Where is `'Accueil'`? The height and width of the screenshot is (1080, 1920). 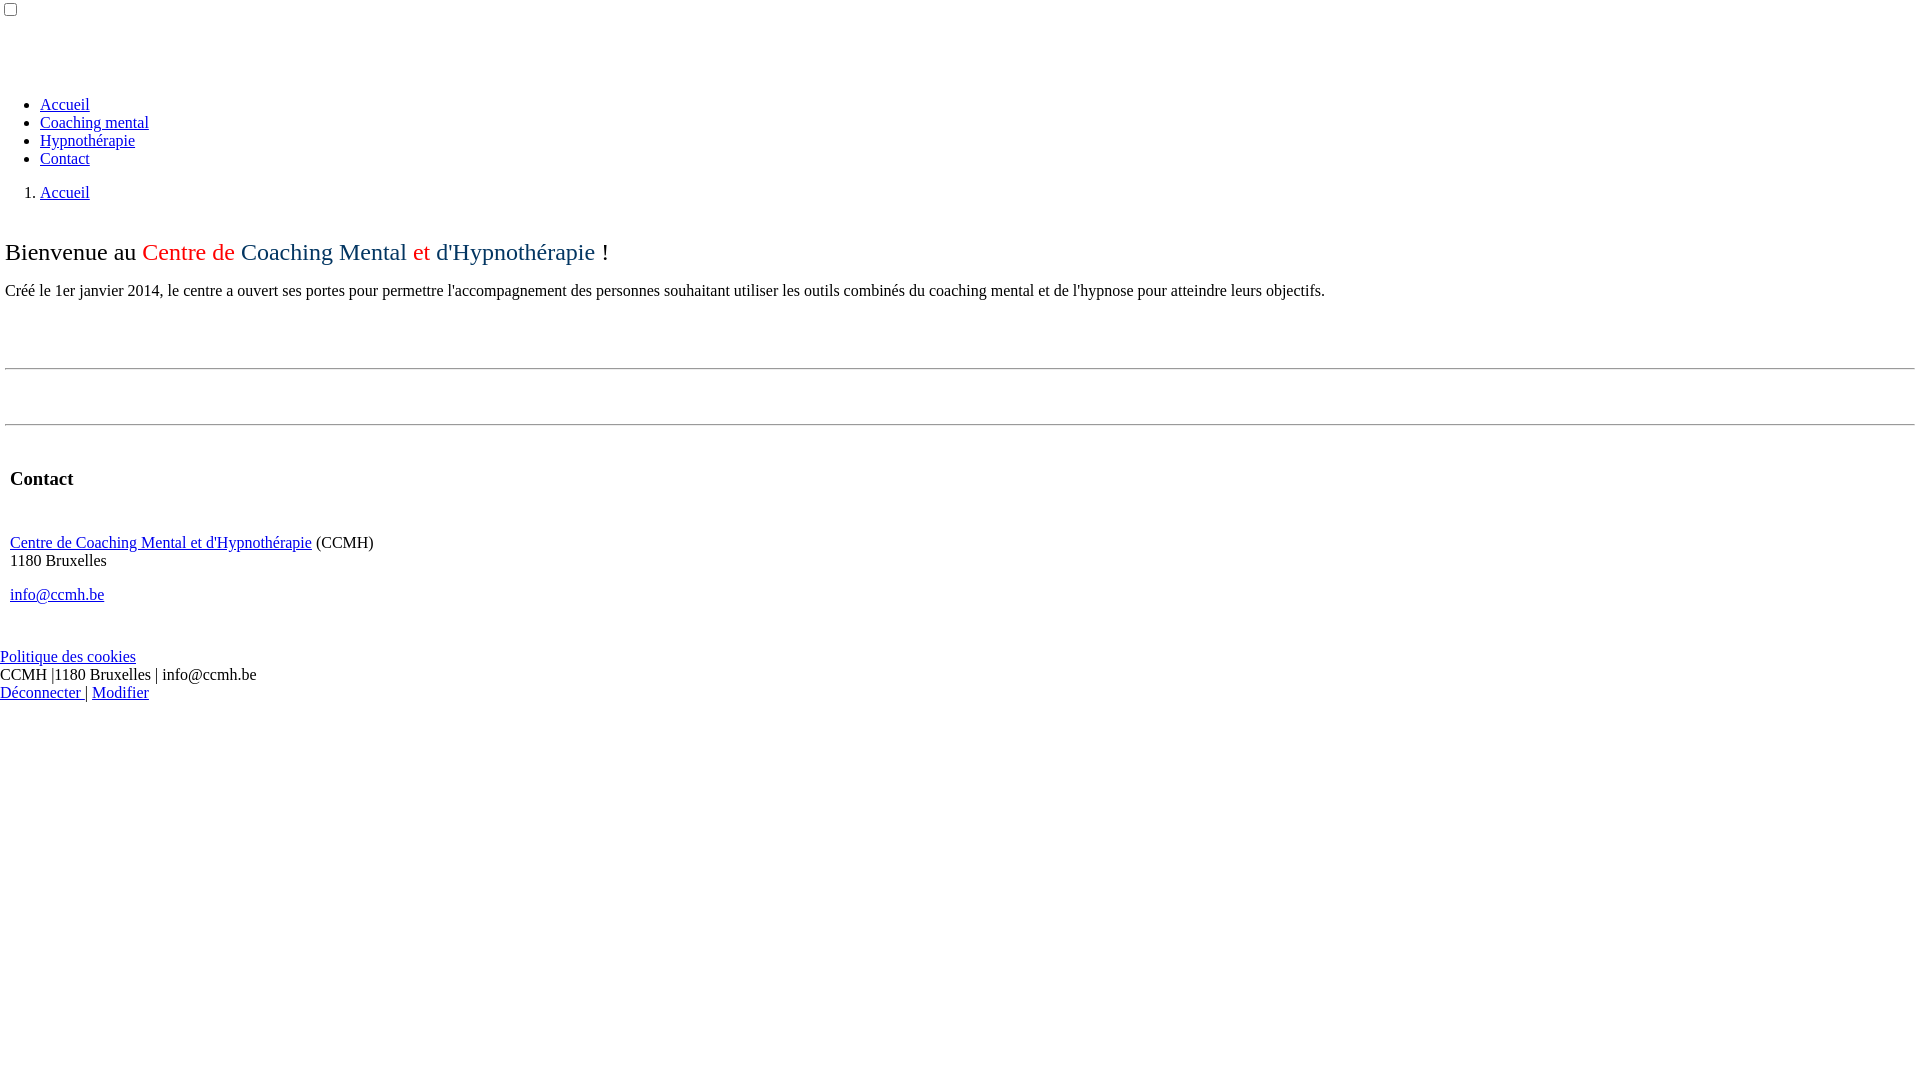
'Accueil' is located at coordinates (65, 104).